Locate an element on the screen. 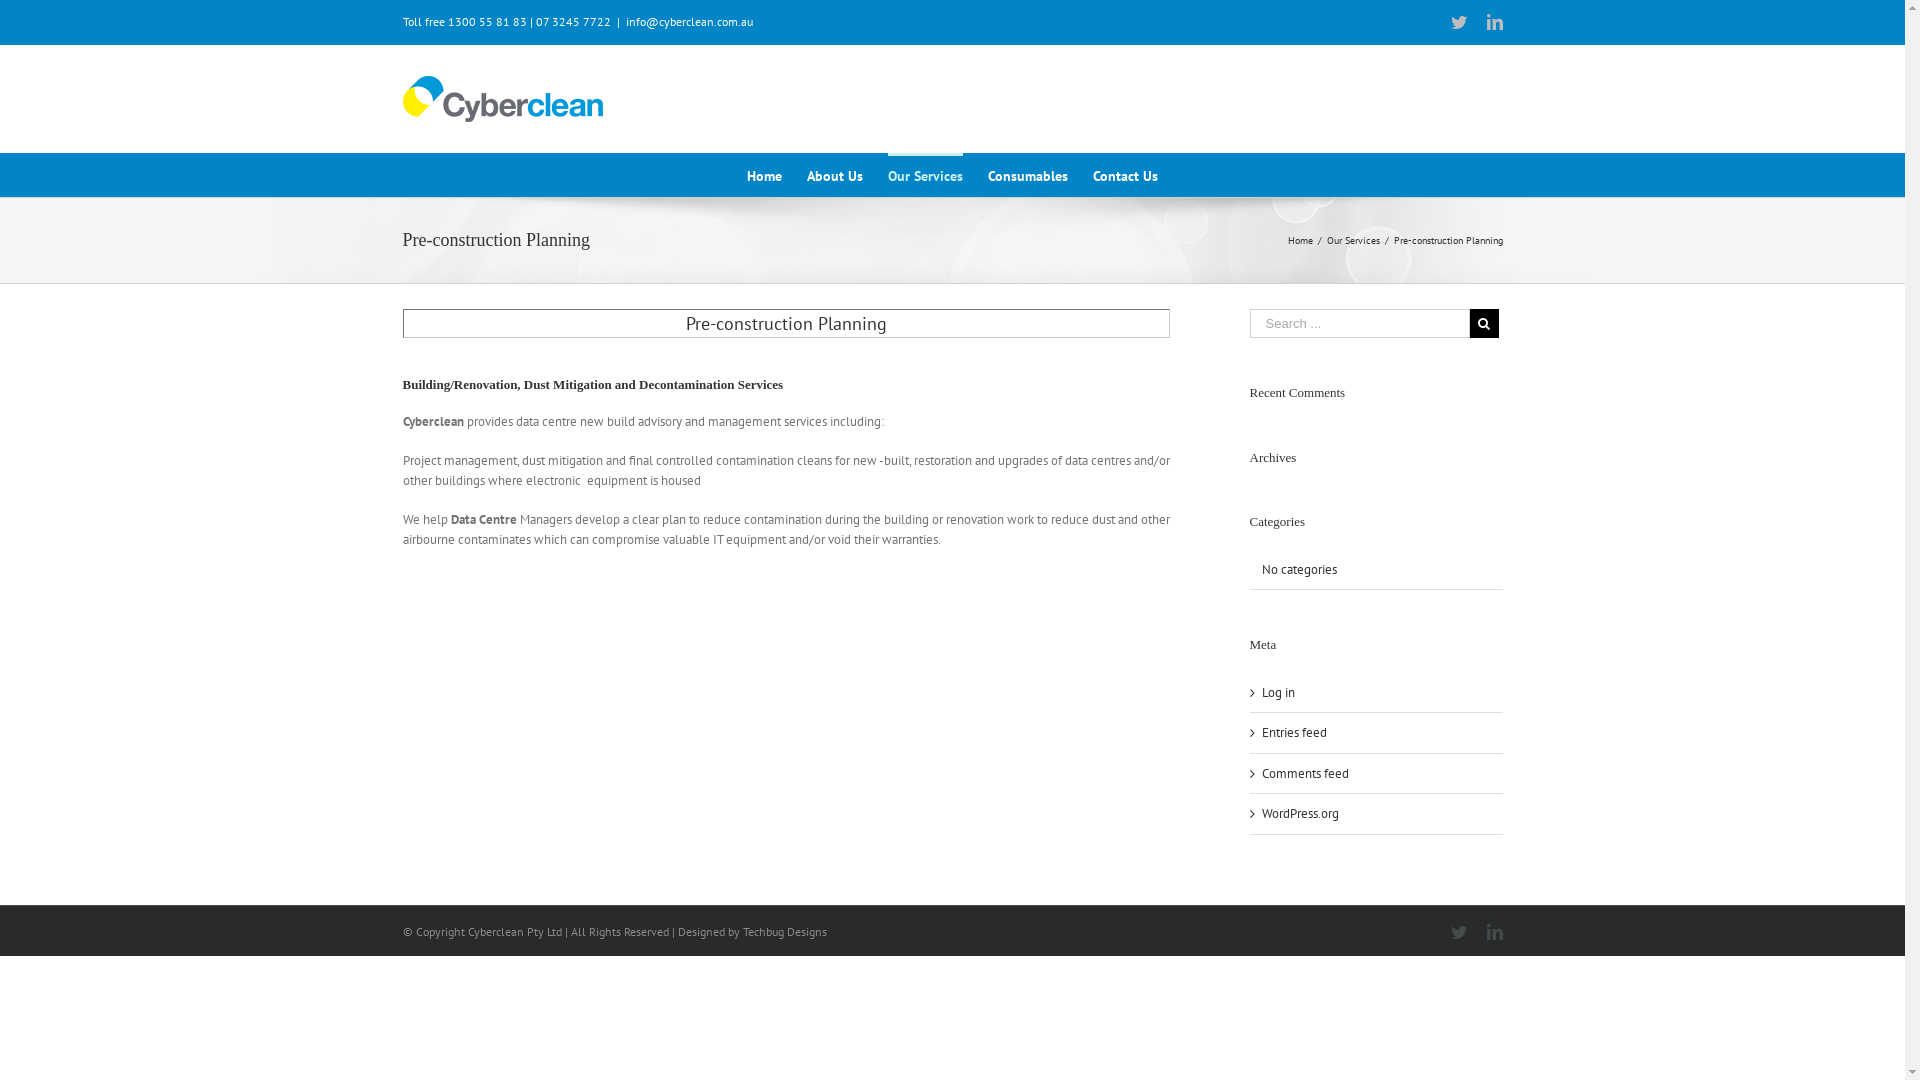  'Home' is located at coordinates (1300, 239).